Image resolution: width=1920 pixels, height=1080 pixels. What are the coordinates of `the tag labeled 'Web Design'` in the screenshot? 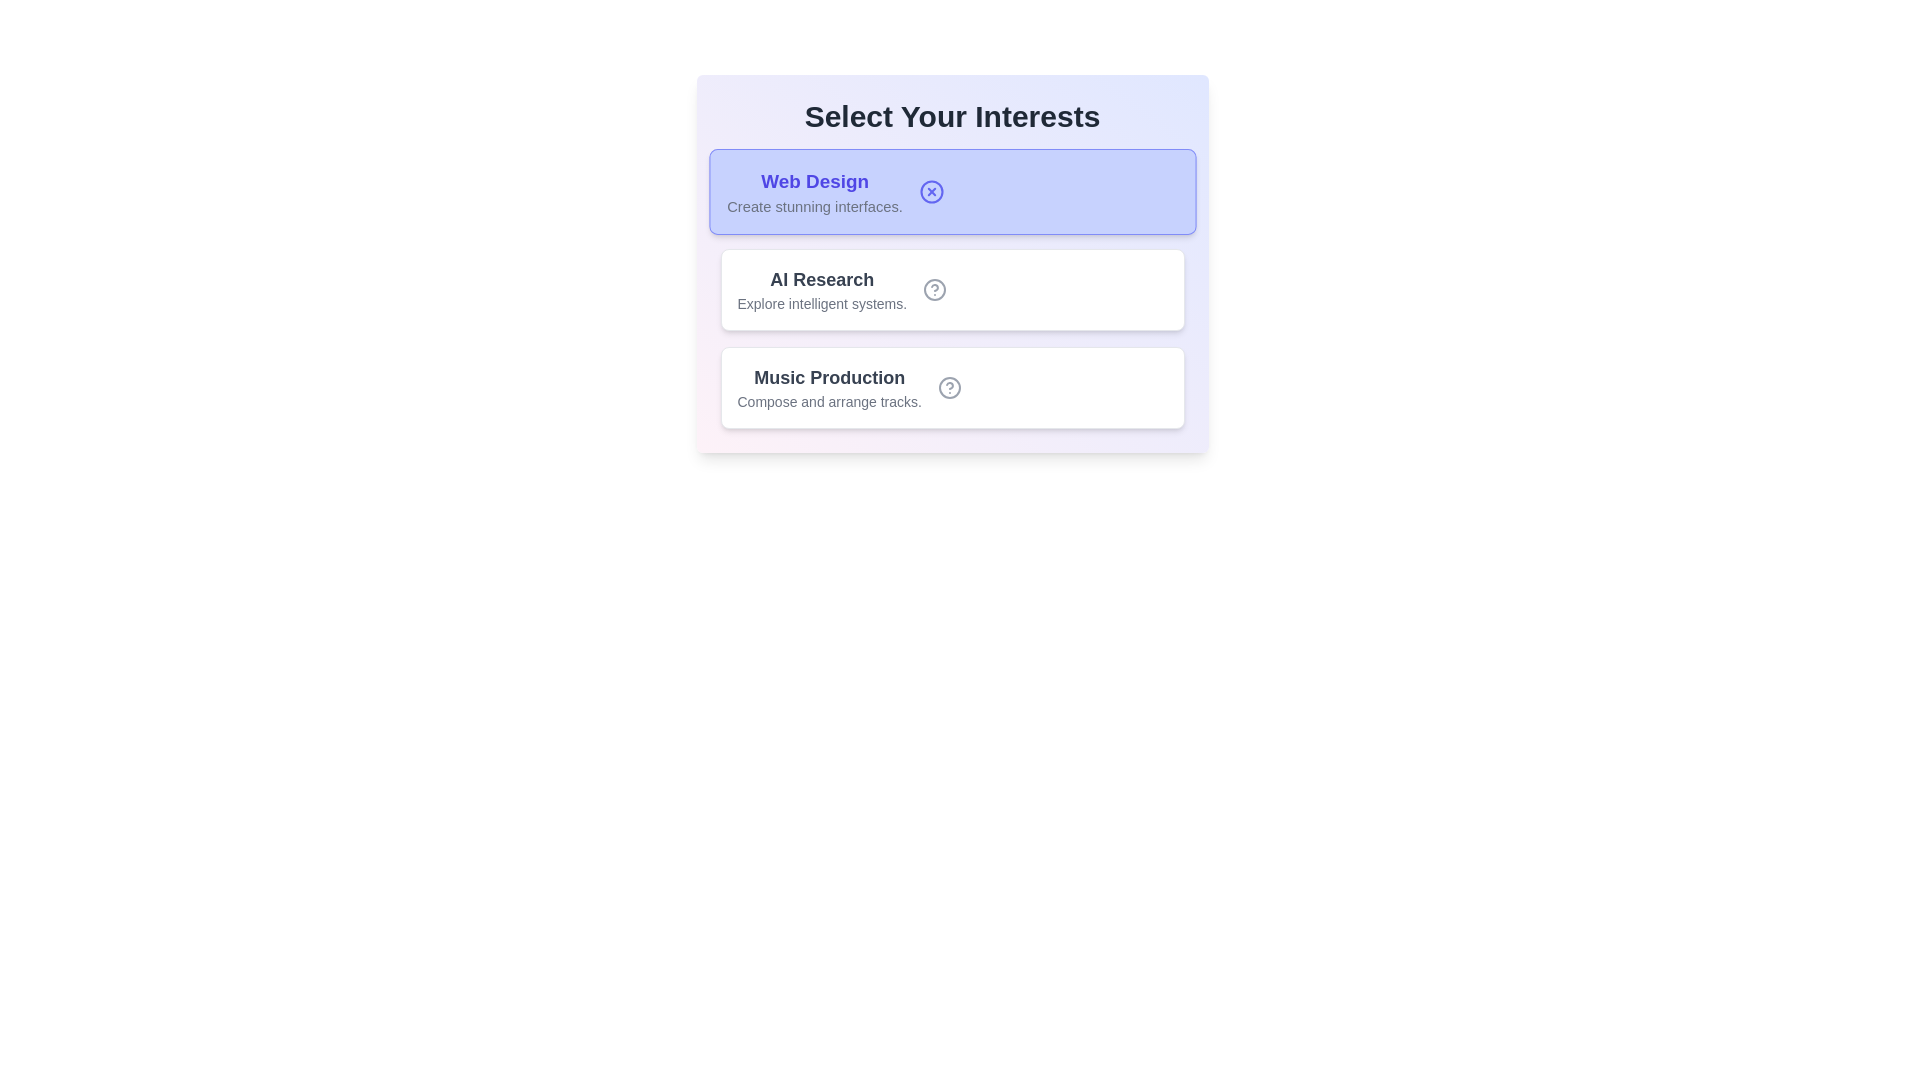 It's located at (951, 192).